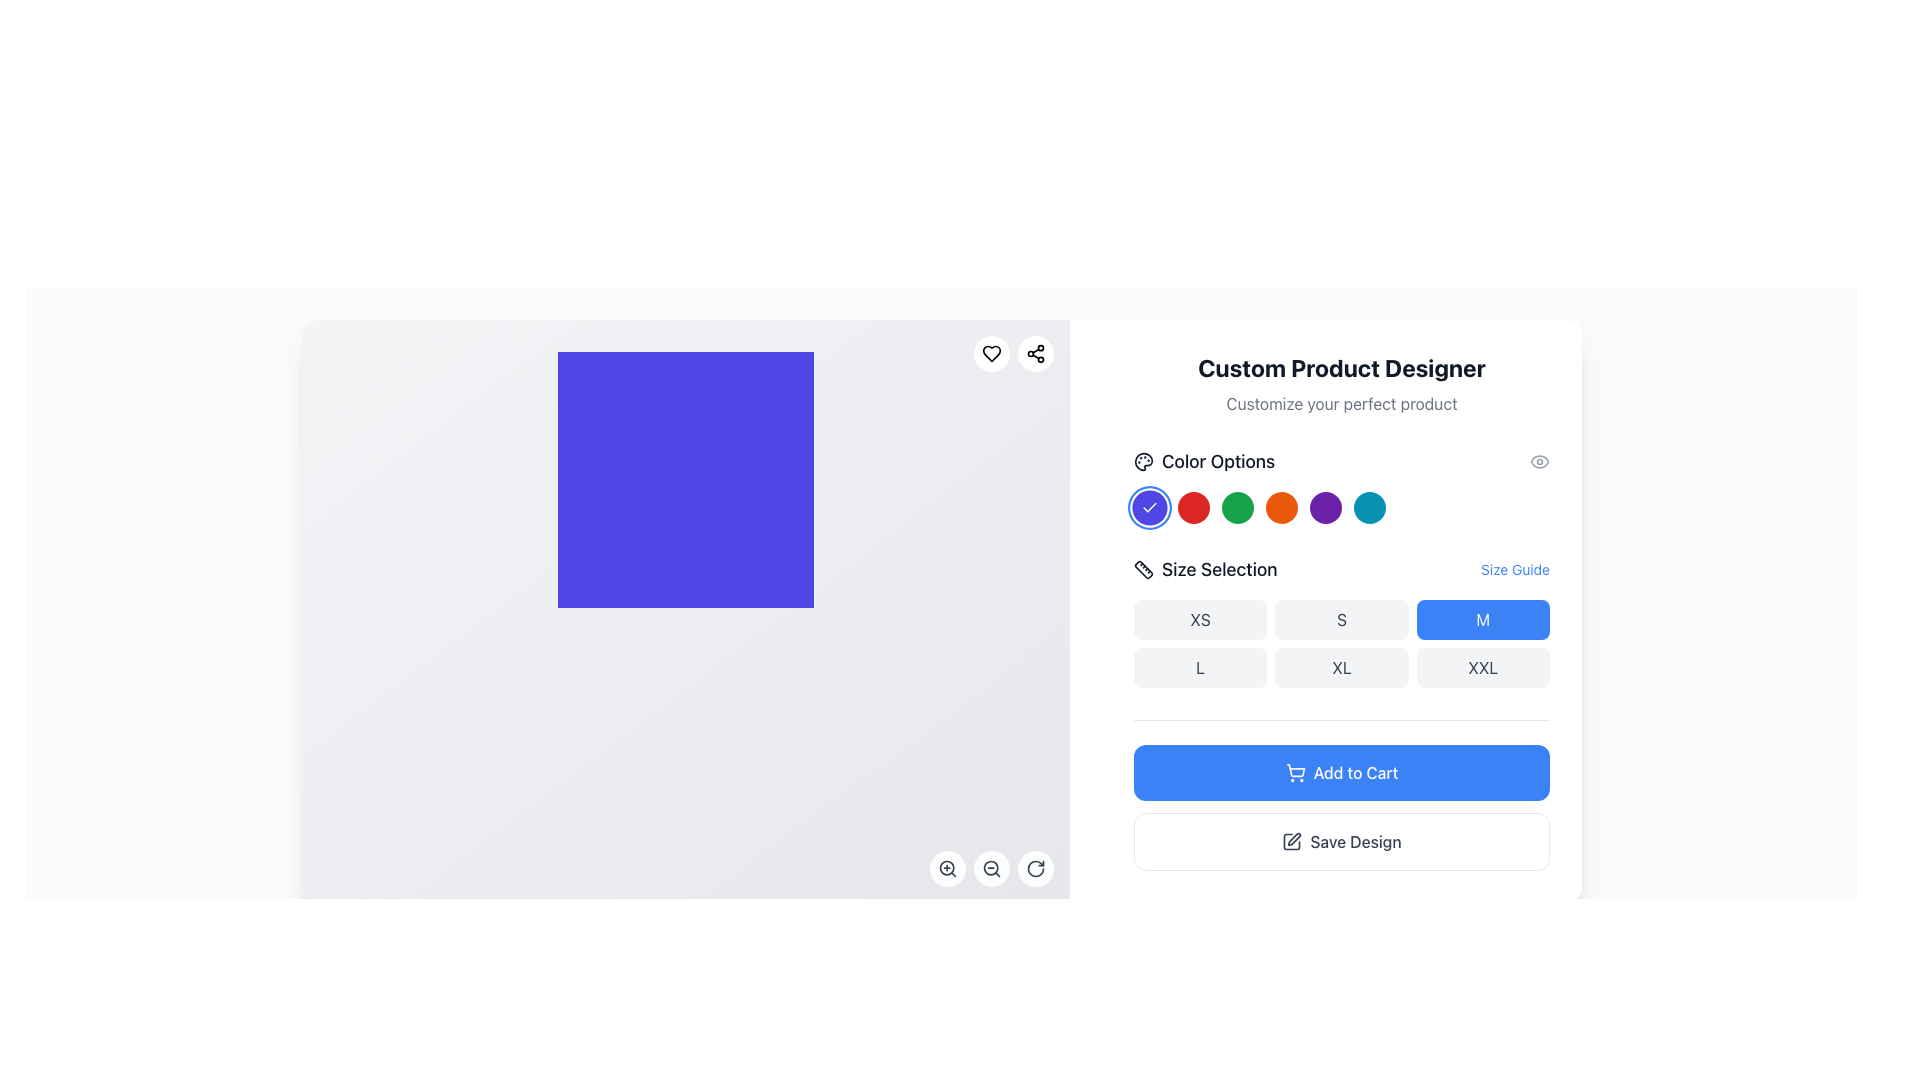  I want to click on the preview feature icon located at the far-right end of the row containing the 'Color Options' title, so click(1539, 462).